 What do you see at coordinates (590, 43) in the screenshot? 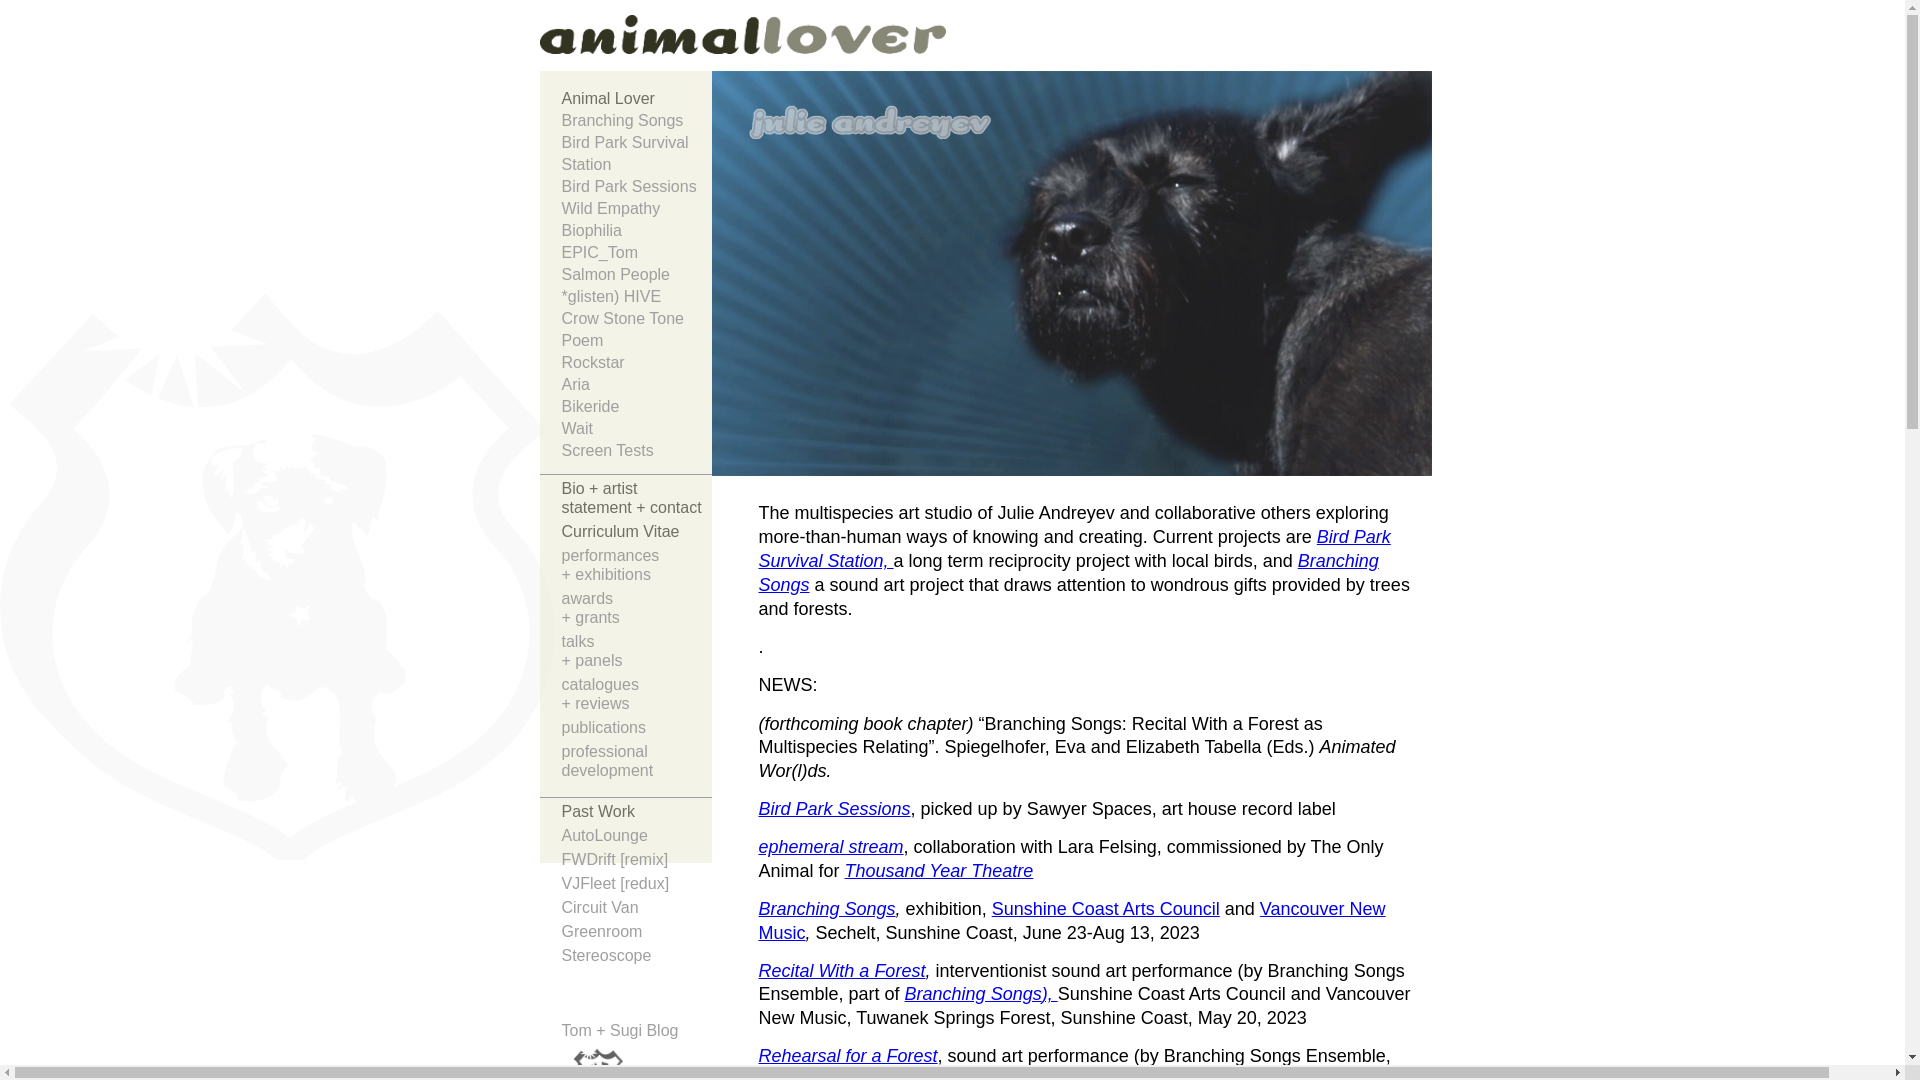
I see `'Julie Andreyev'` at bounding box center [590, 43].